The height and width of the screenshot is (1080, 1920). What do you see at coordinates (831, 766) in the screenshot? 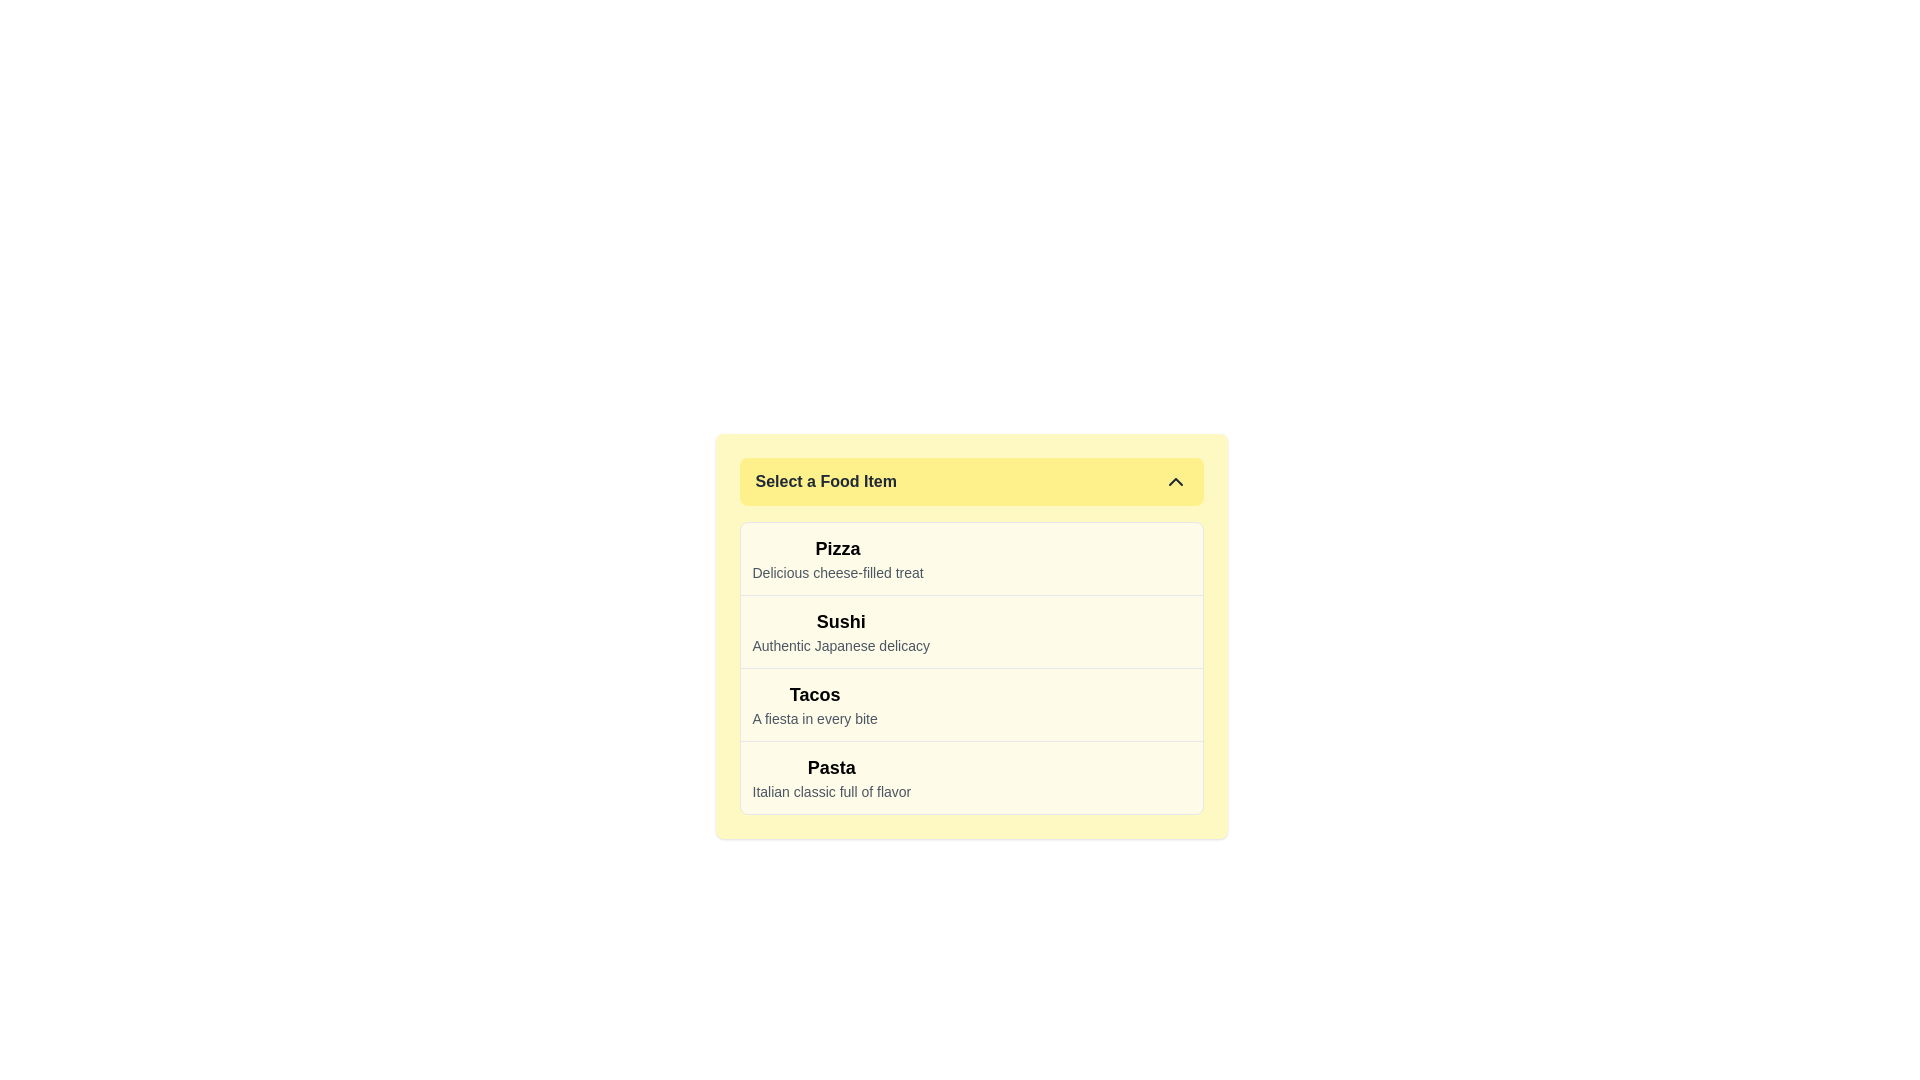
I see `the Text label displaying the name of a dish in the yellow dropdown menu labeled 'Select a Food Item', located above the description 'Italian classic full of flavor'` at bounding box center [831, 766].